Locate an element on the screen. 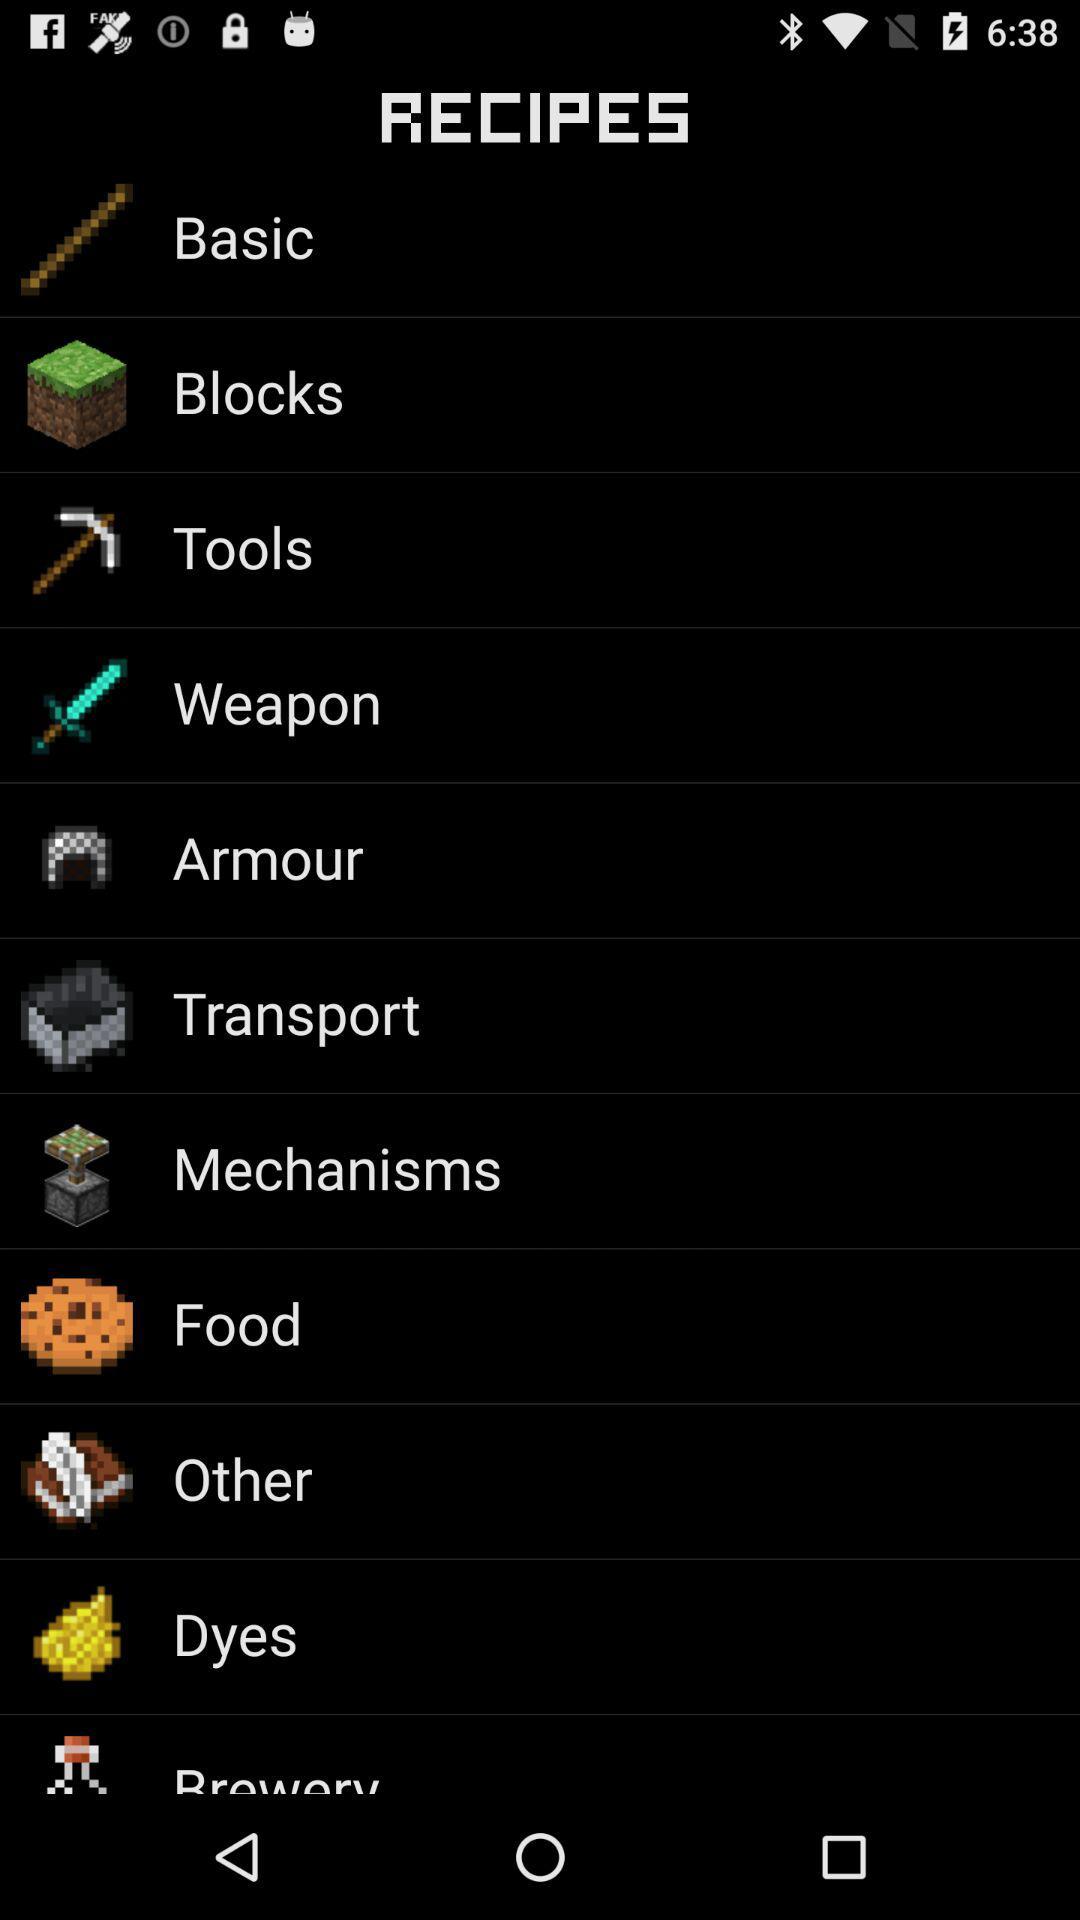  the dyes app is located at coordinates (234, 1633).